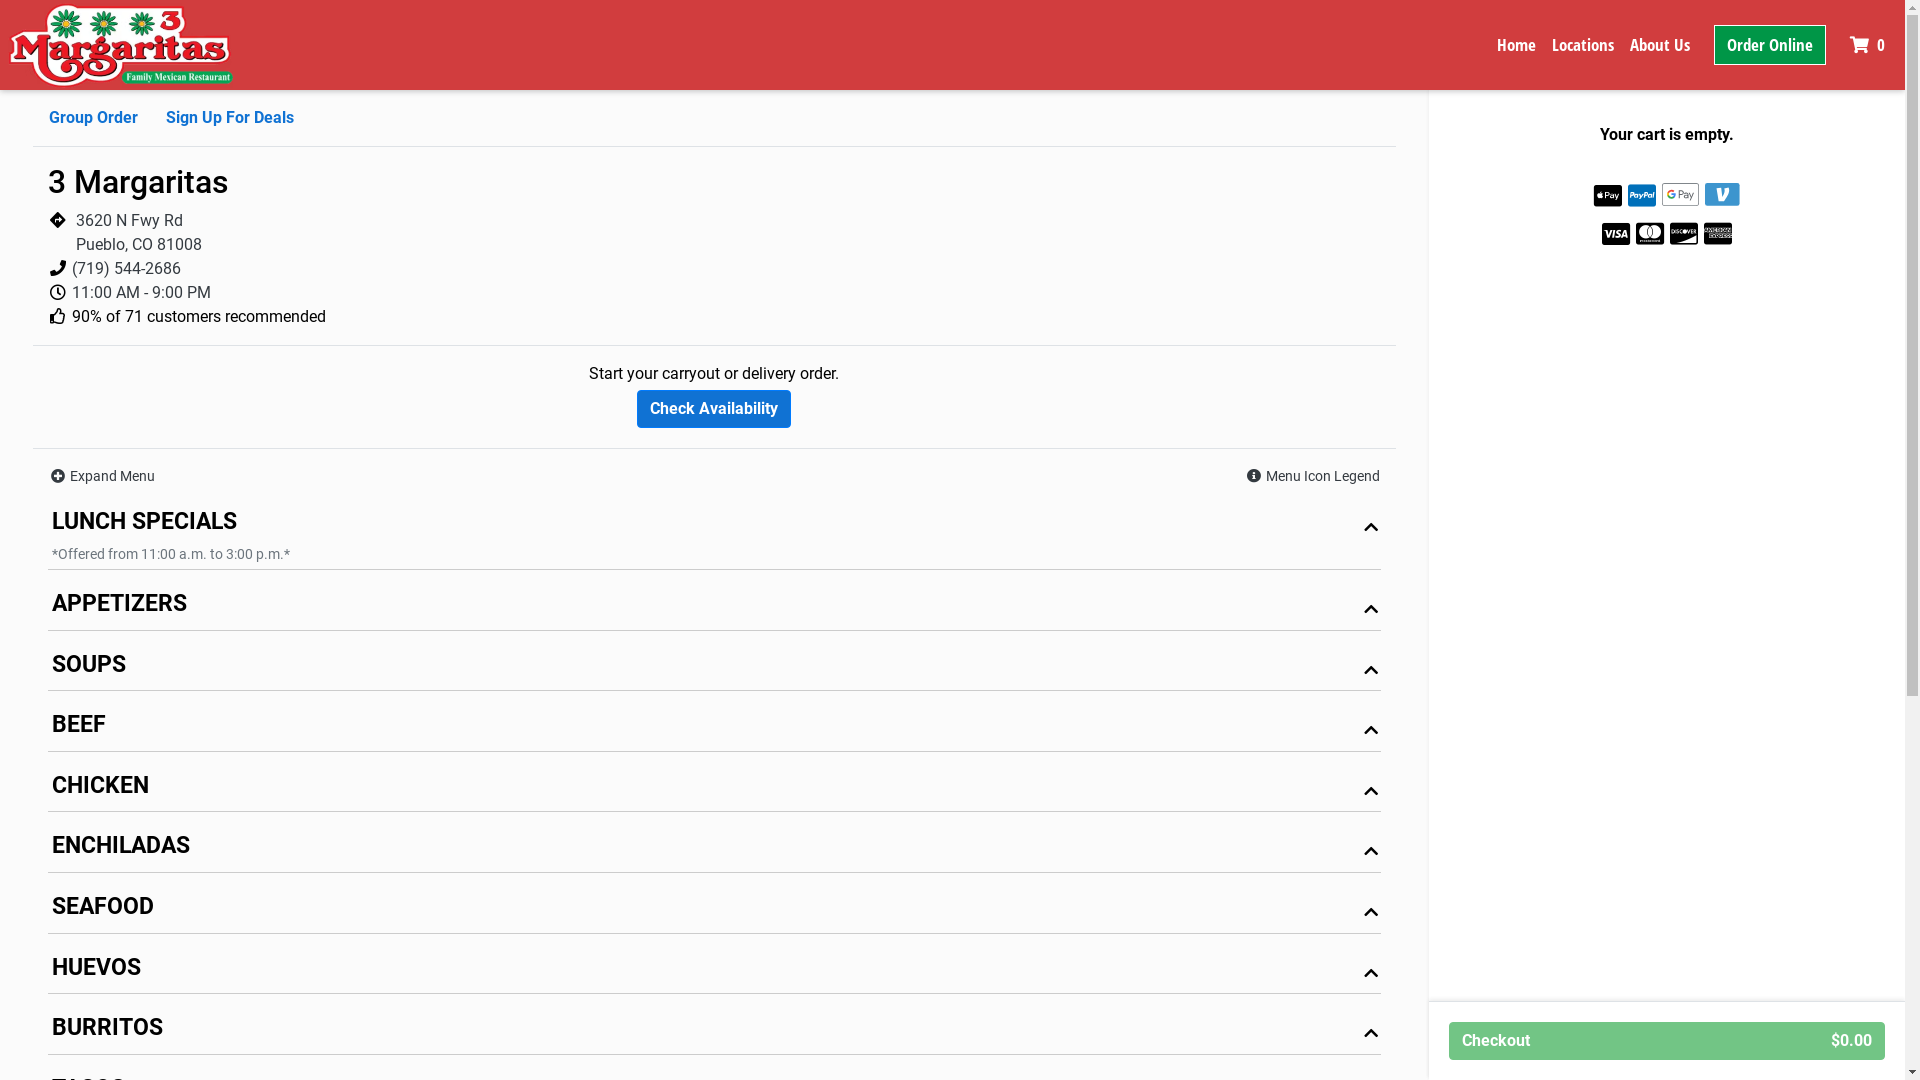 This screenshot has height=1080, width=1920. What do you see at coordinates (1717, 231) in the screenshot?
I see `'Accepts American Express'` at bounding box center [1717, 231].